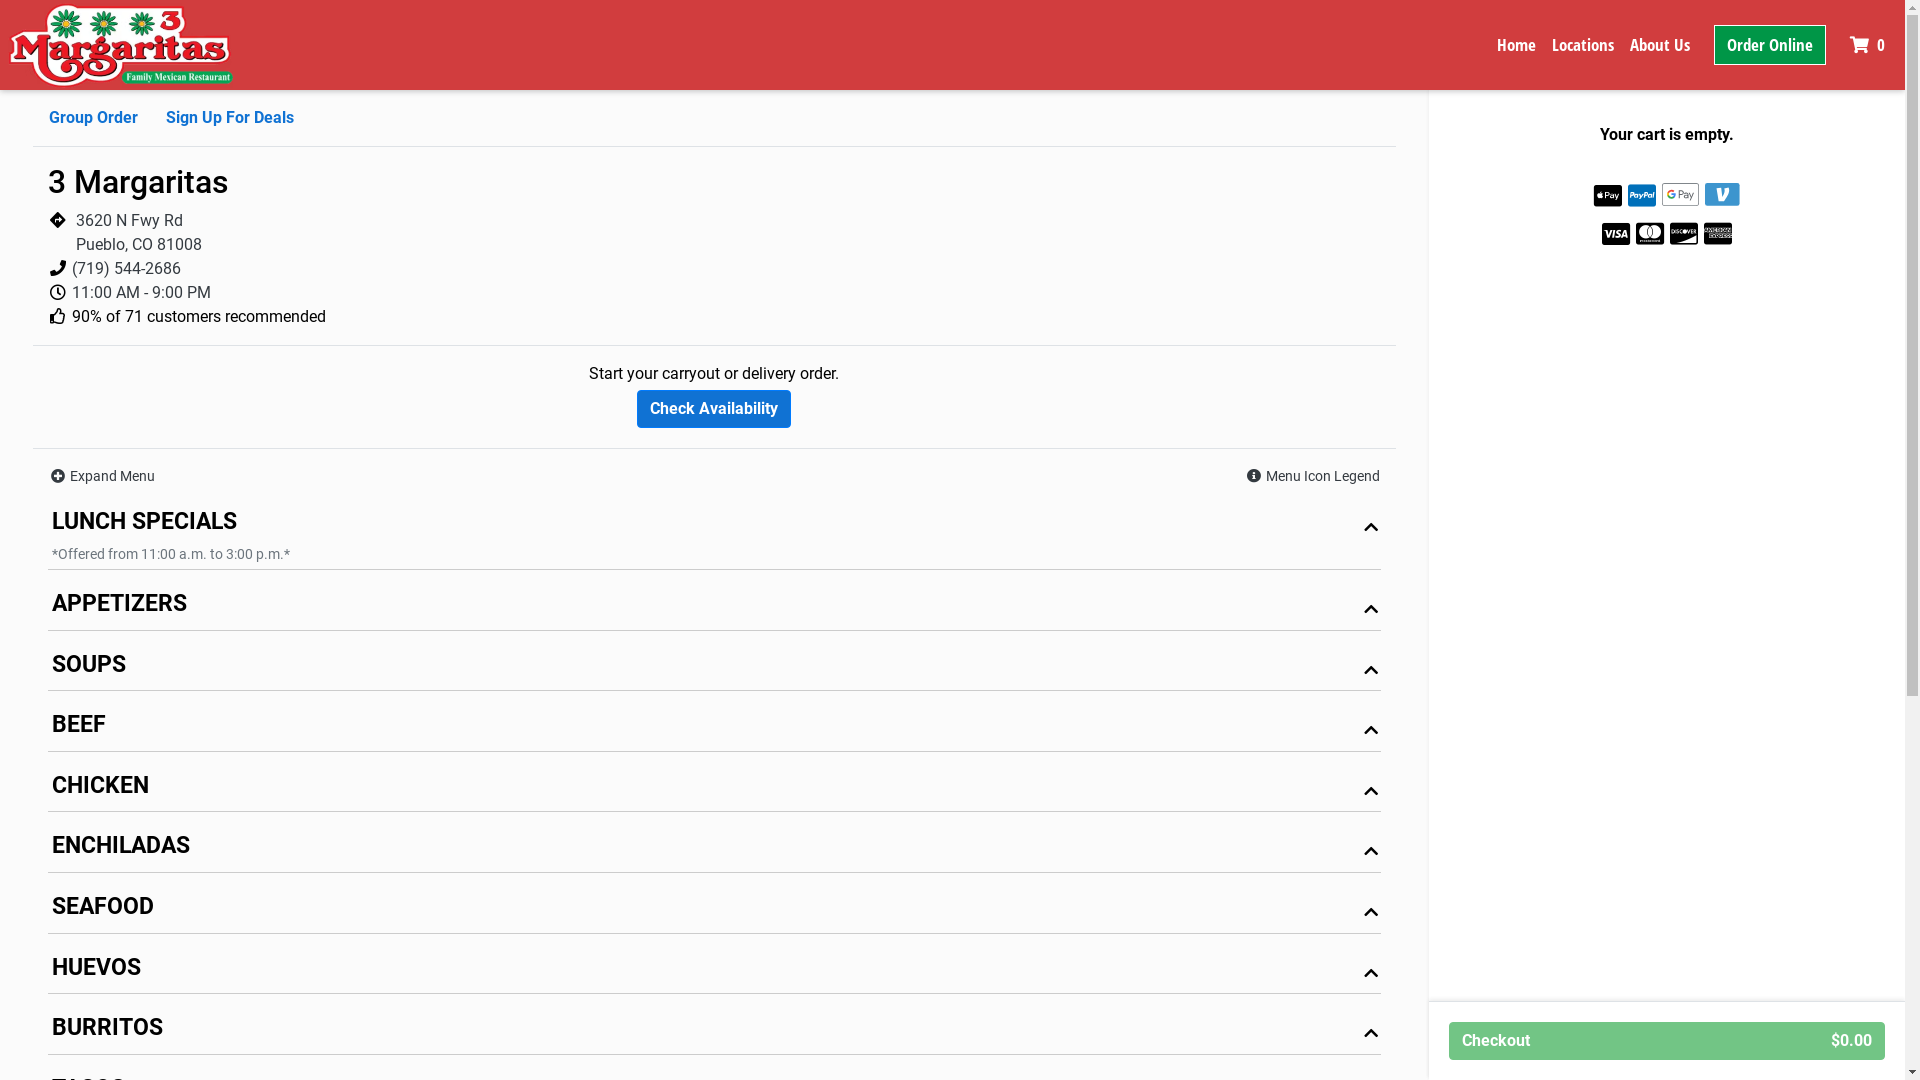 This screenshot has height=1080, width=1920. What do you see at coordinates (1717, 231) in the screenshot?
I see `'Accepts American Express'` at bounding box center [1717, 231].